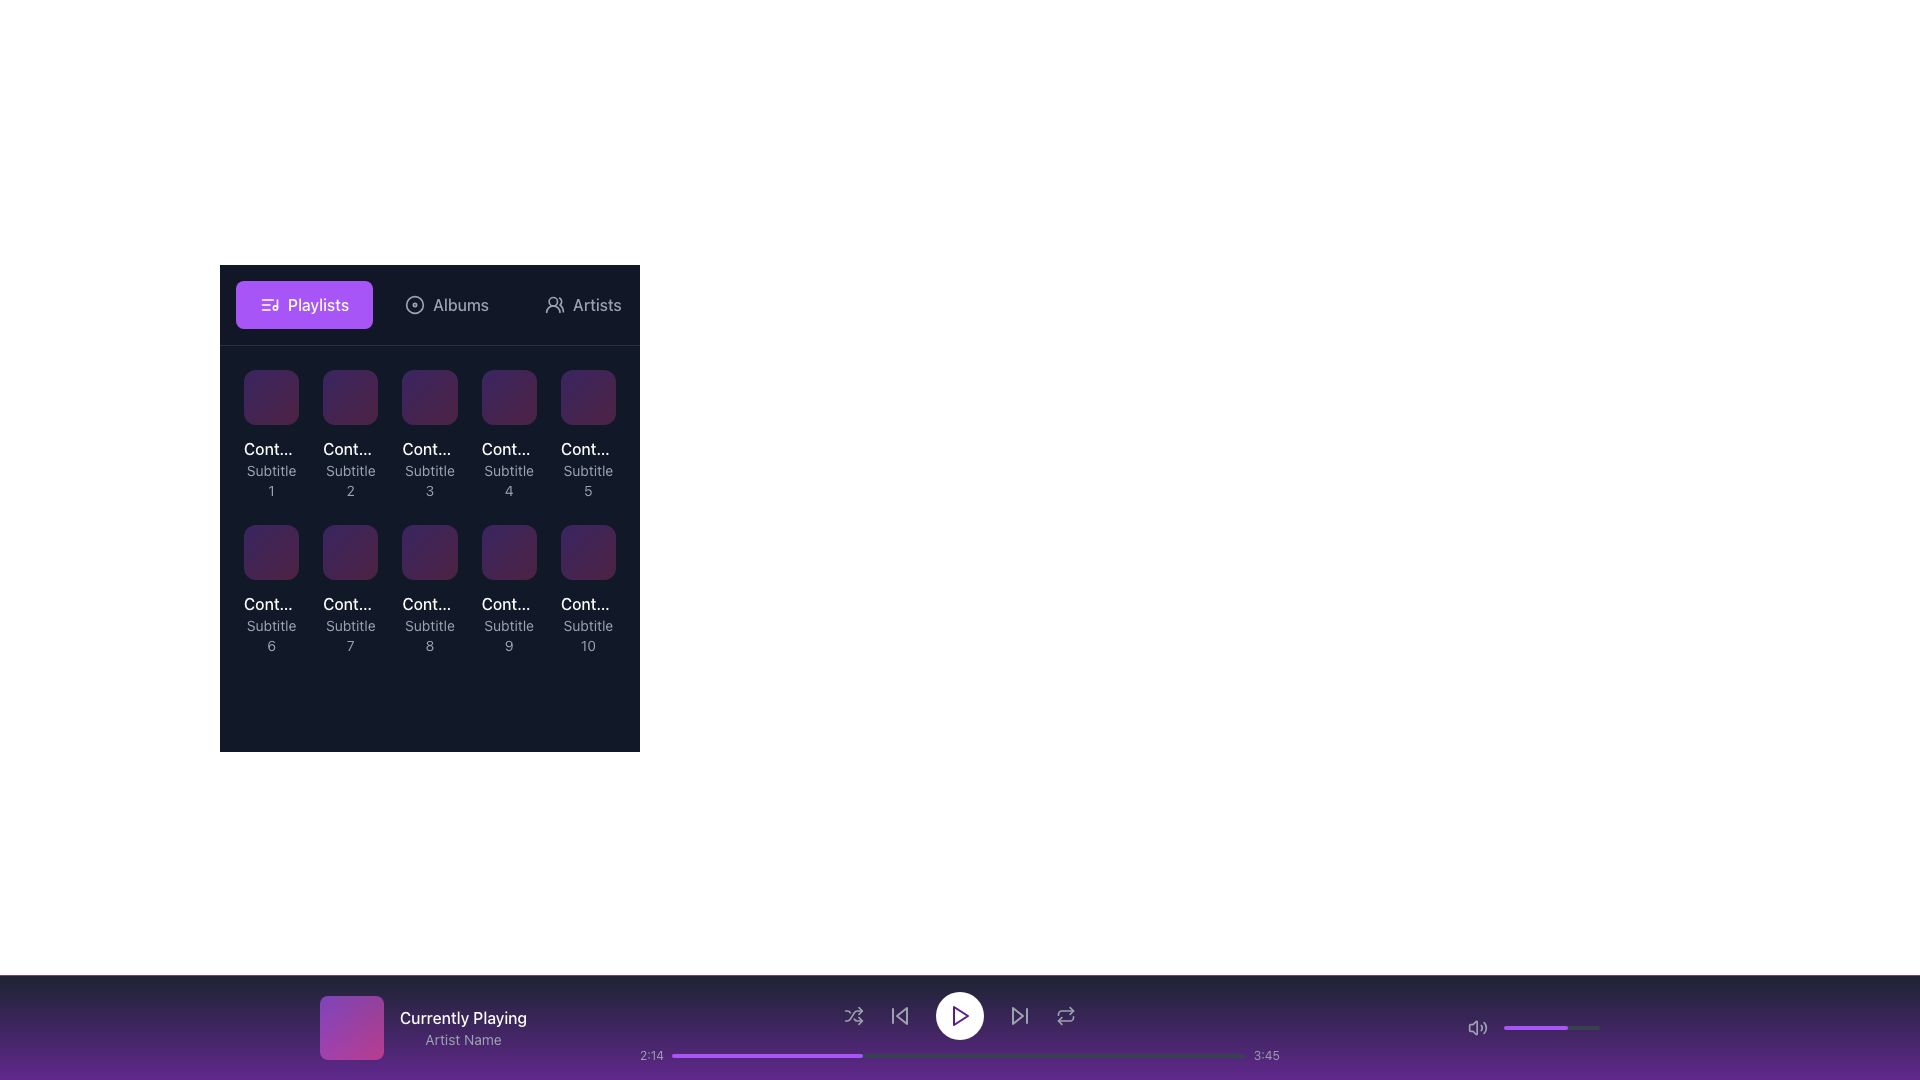 The image size is (1920, 1080). Describe the element at coordinates (587, 552) in the screenshot. I see `the content tile or card located at the bottom-right corner of the grid, labeled 'Content Title 10' and 'Subtitle 10'` at that location.